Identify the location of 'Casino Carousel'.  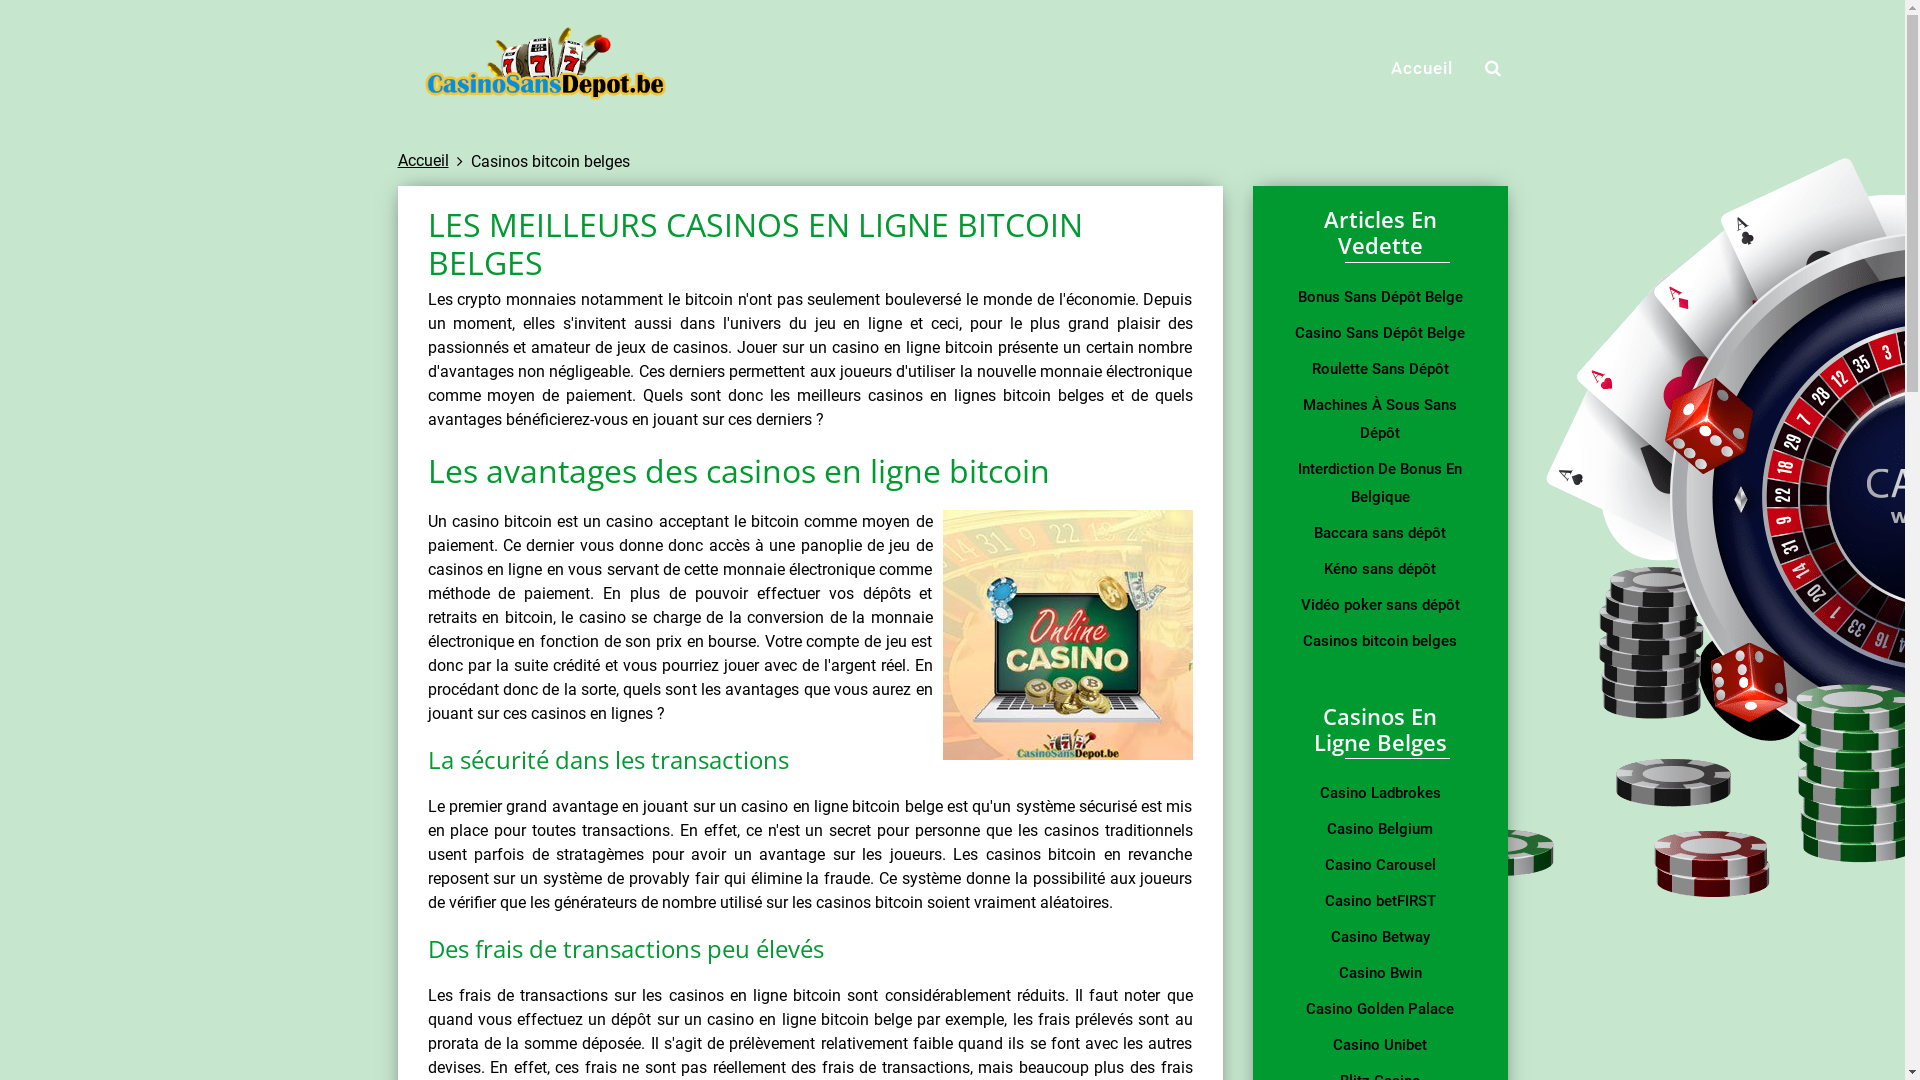
(1378, 863).